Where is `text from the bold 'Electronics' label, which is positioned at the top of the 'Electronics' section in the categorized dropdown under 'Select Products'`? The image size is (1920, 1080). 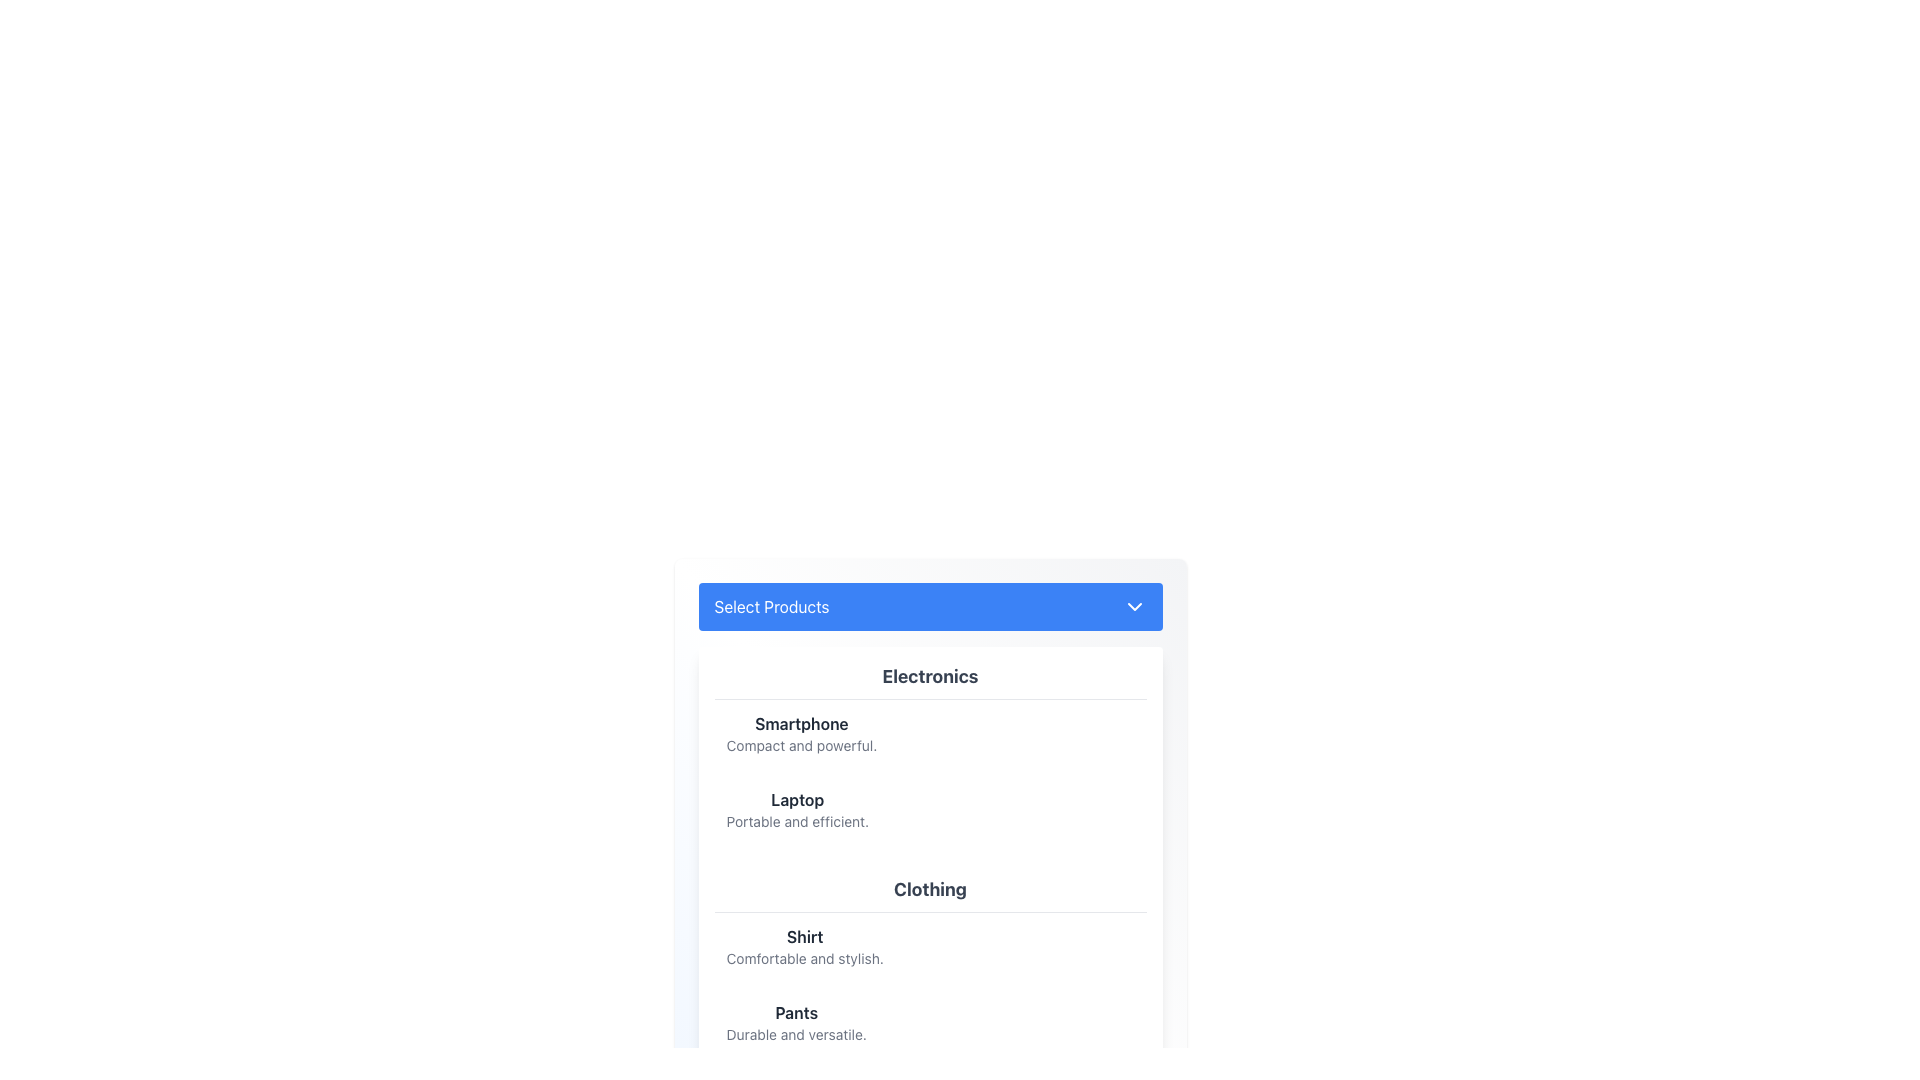
text from the bold 'Electronics' label, which is positioned at the top of the 'Electronics' section in the categorized dropdown under 'Select Products' is located at coordinates (929, 676).